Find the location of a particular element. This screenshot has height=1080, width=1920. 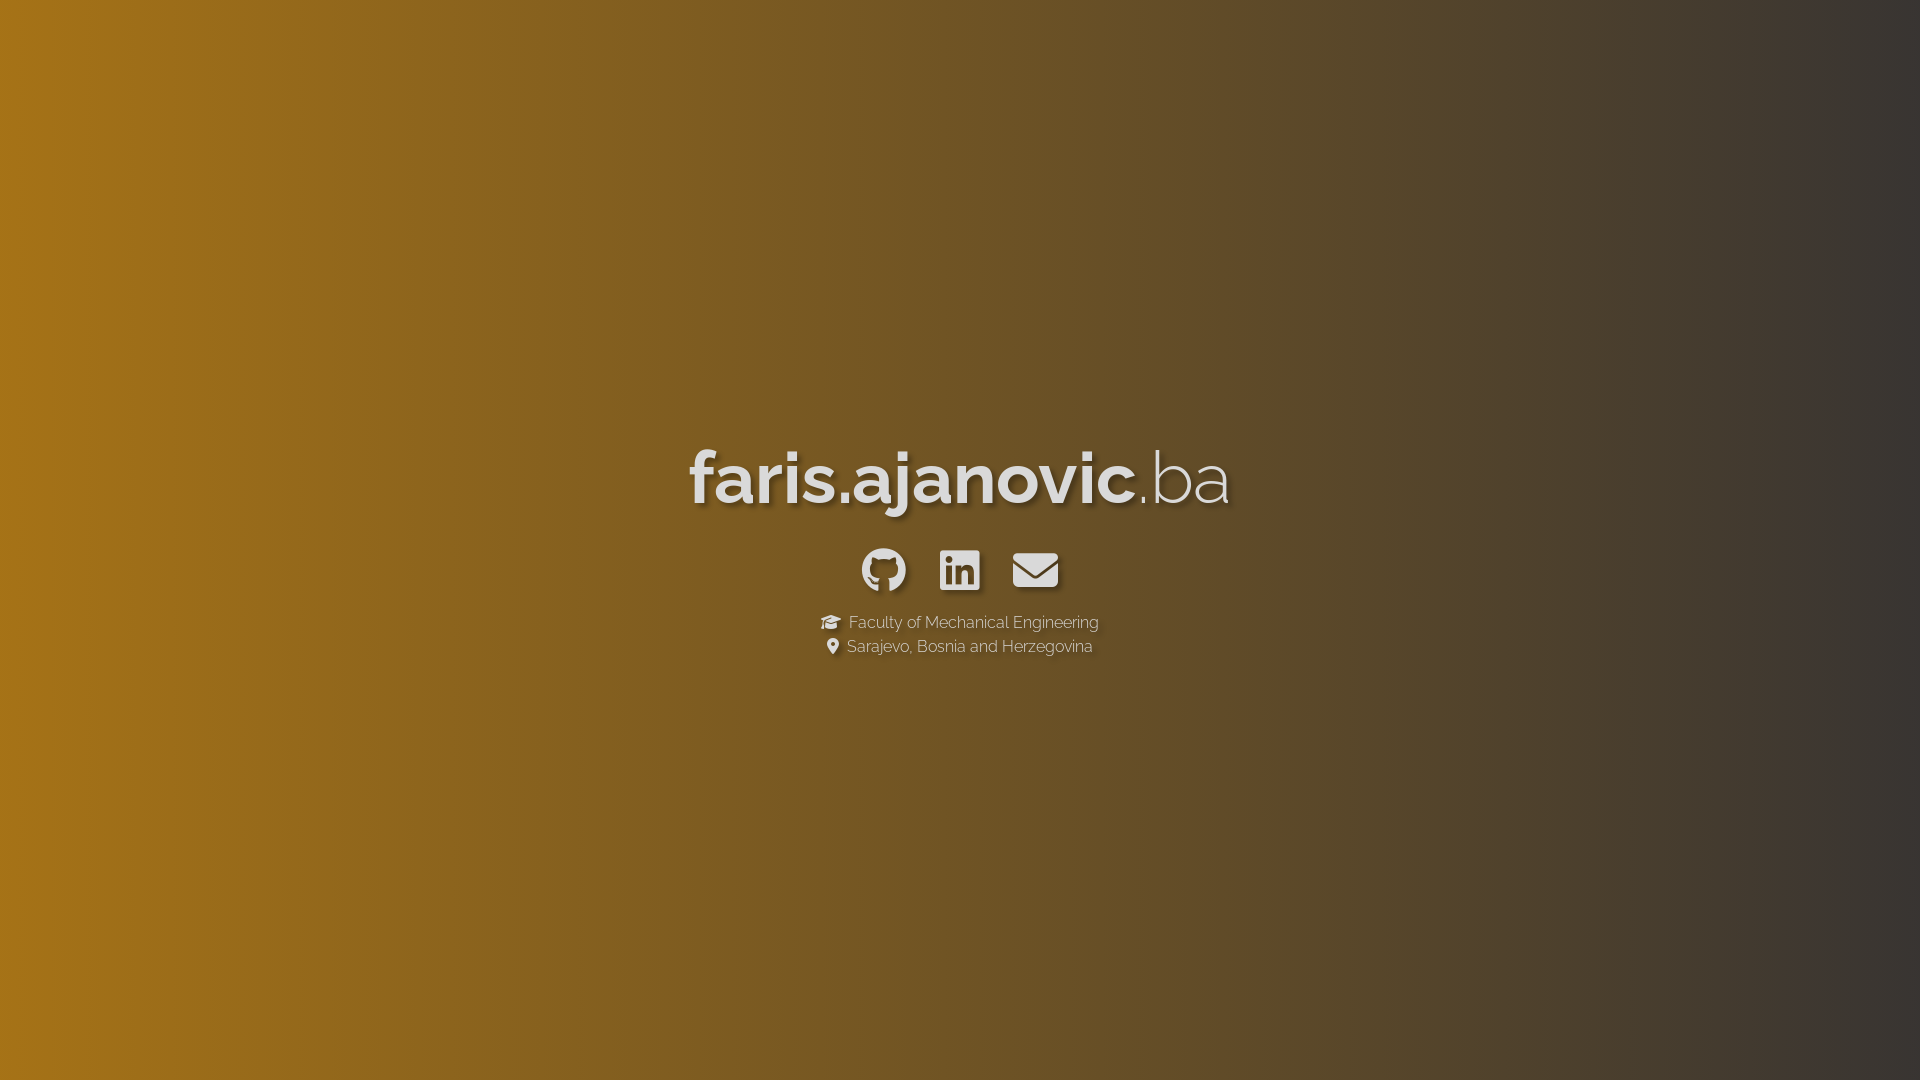

'  Faculty of Mechanical Engineering' is located at coordinates (960, 623).